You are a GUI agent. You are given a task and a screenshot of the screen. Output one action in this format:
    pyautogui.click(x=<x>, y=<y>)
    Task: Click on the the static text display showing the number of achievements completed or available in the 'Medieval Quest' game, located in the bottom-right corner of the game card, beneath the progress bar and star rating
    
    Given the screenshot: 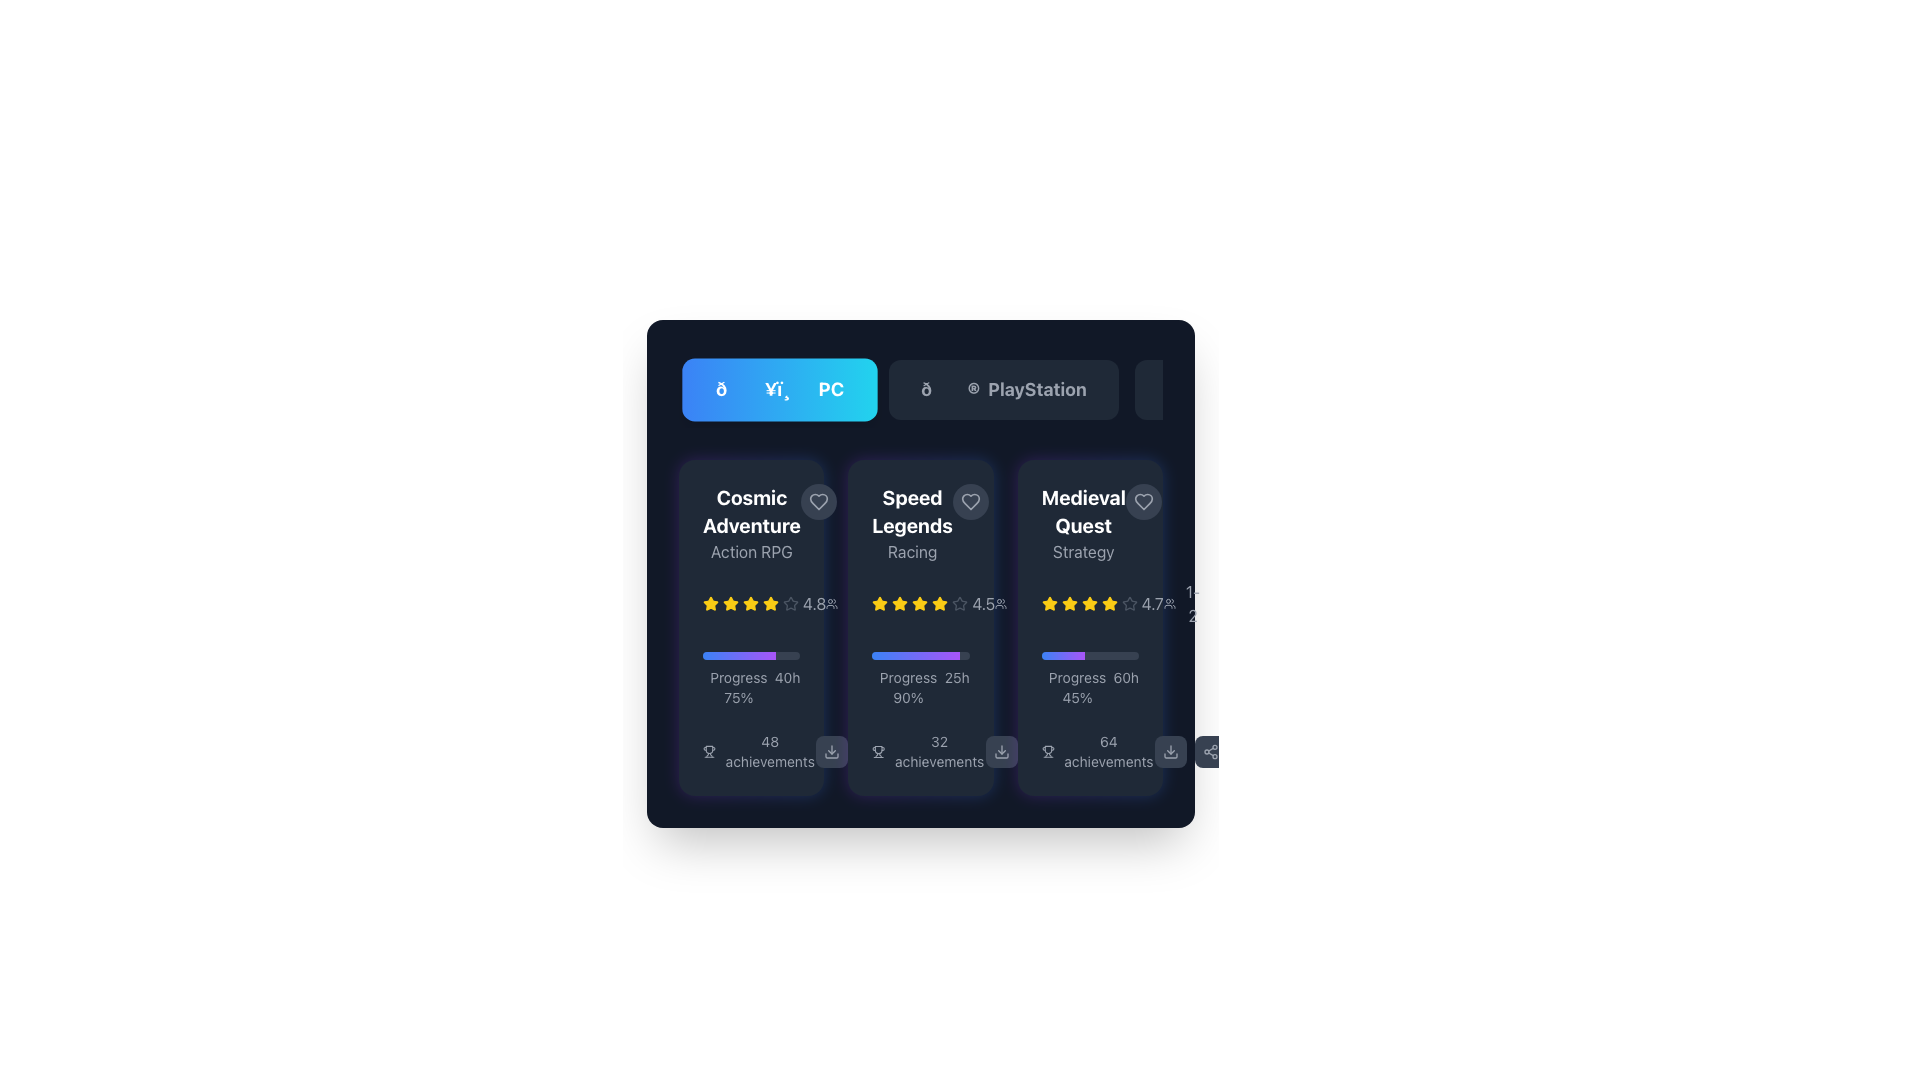 What is the action you would take?
    pyautogui.click(x=1107, y=752)
    